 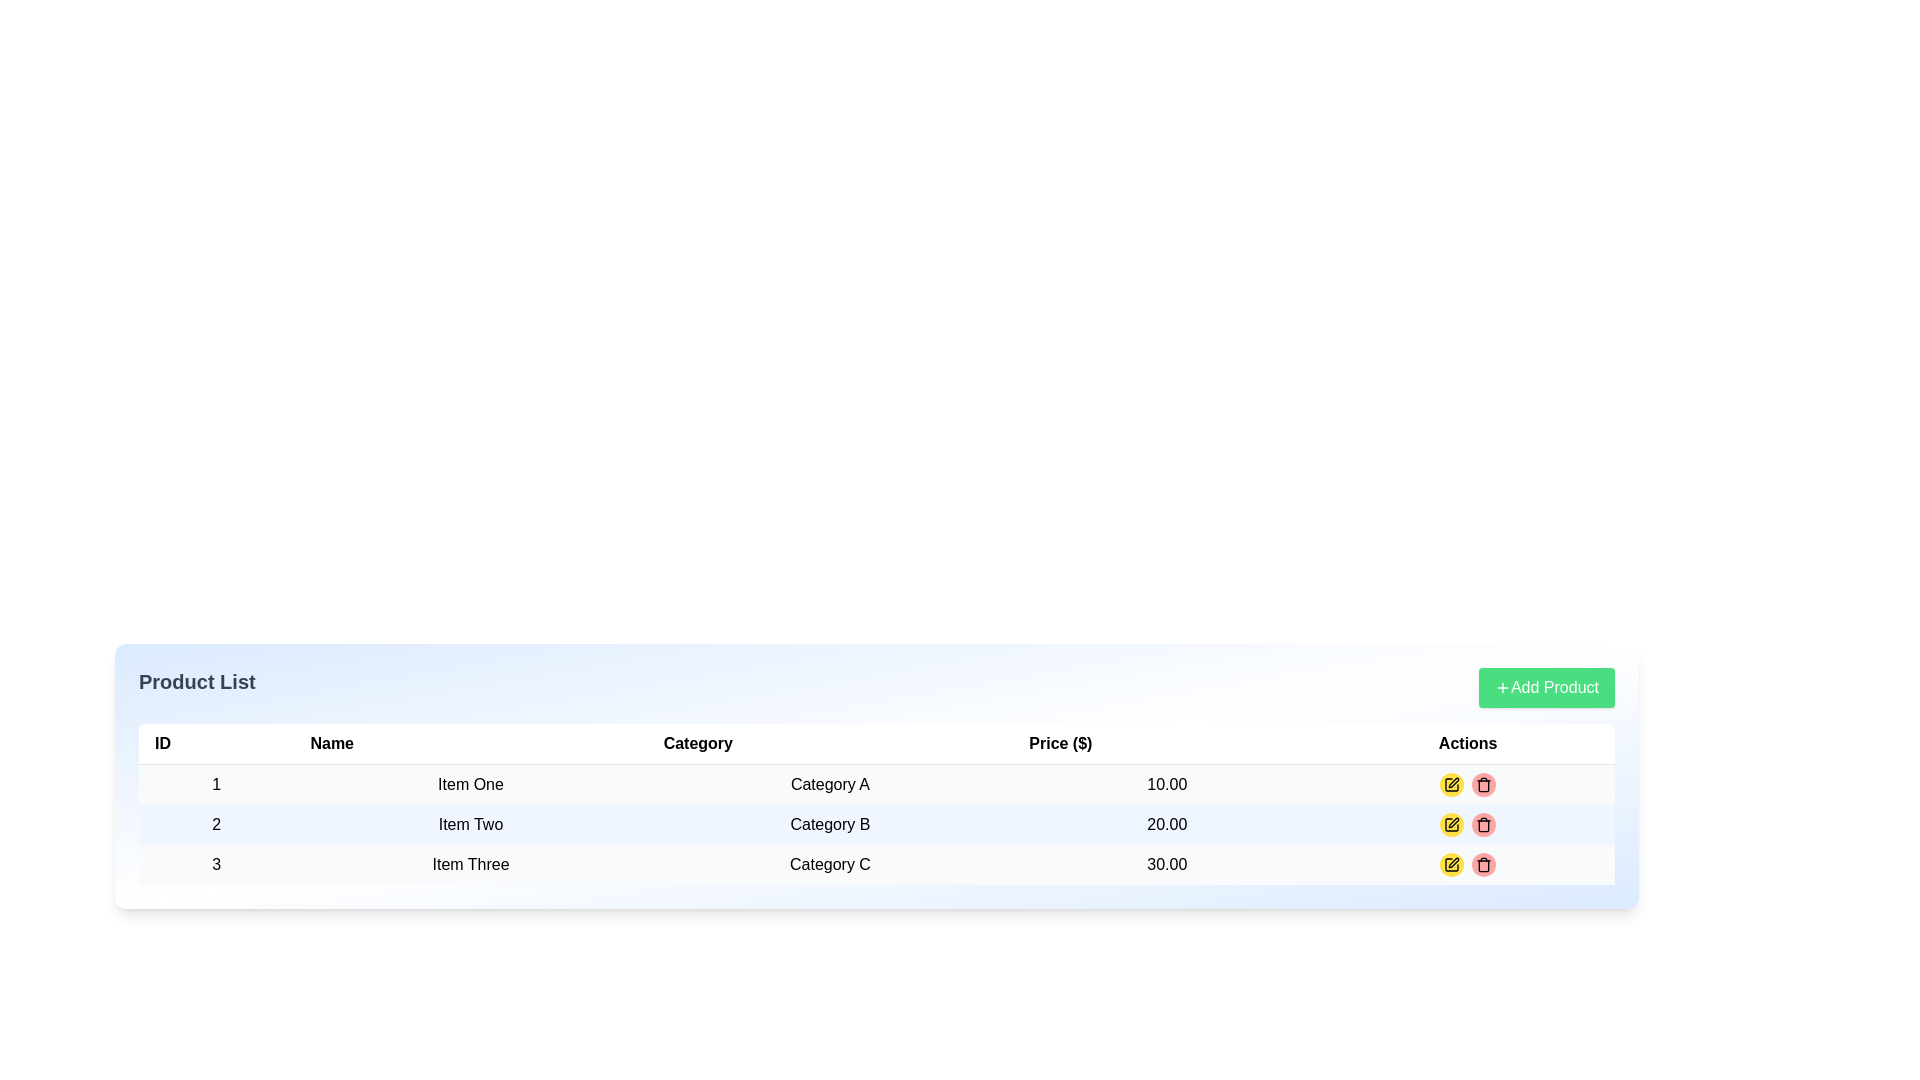 What do you see at coordinates (216, 825) in the screenshot?
I see `the Text label in the second row of the table under the 'ID' column, which identifies the order or category of the listed item` at bounding box center [216, 825].